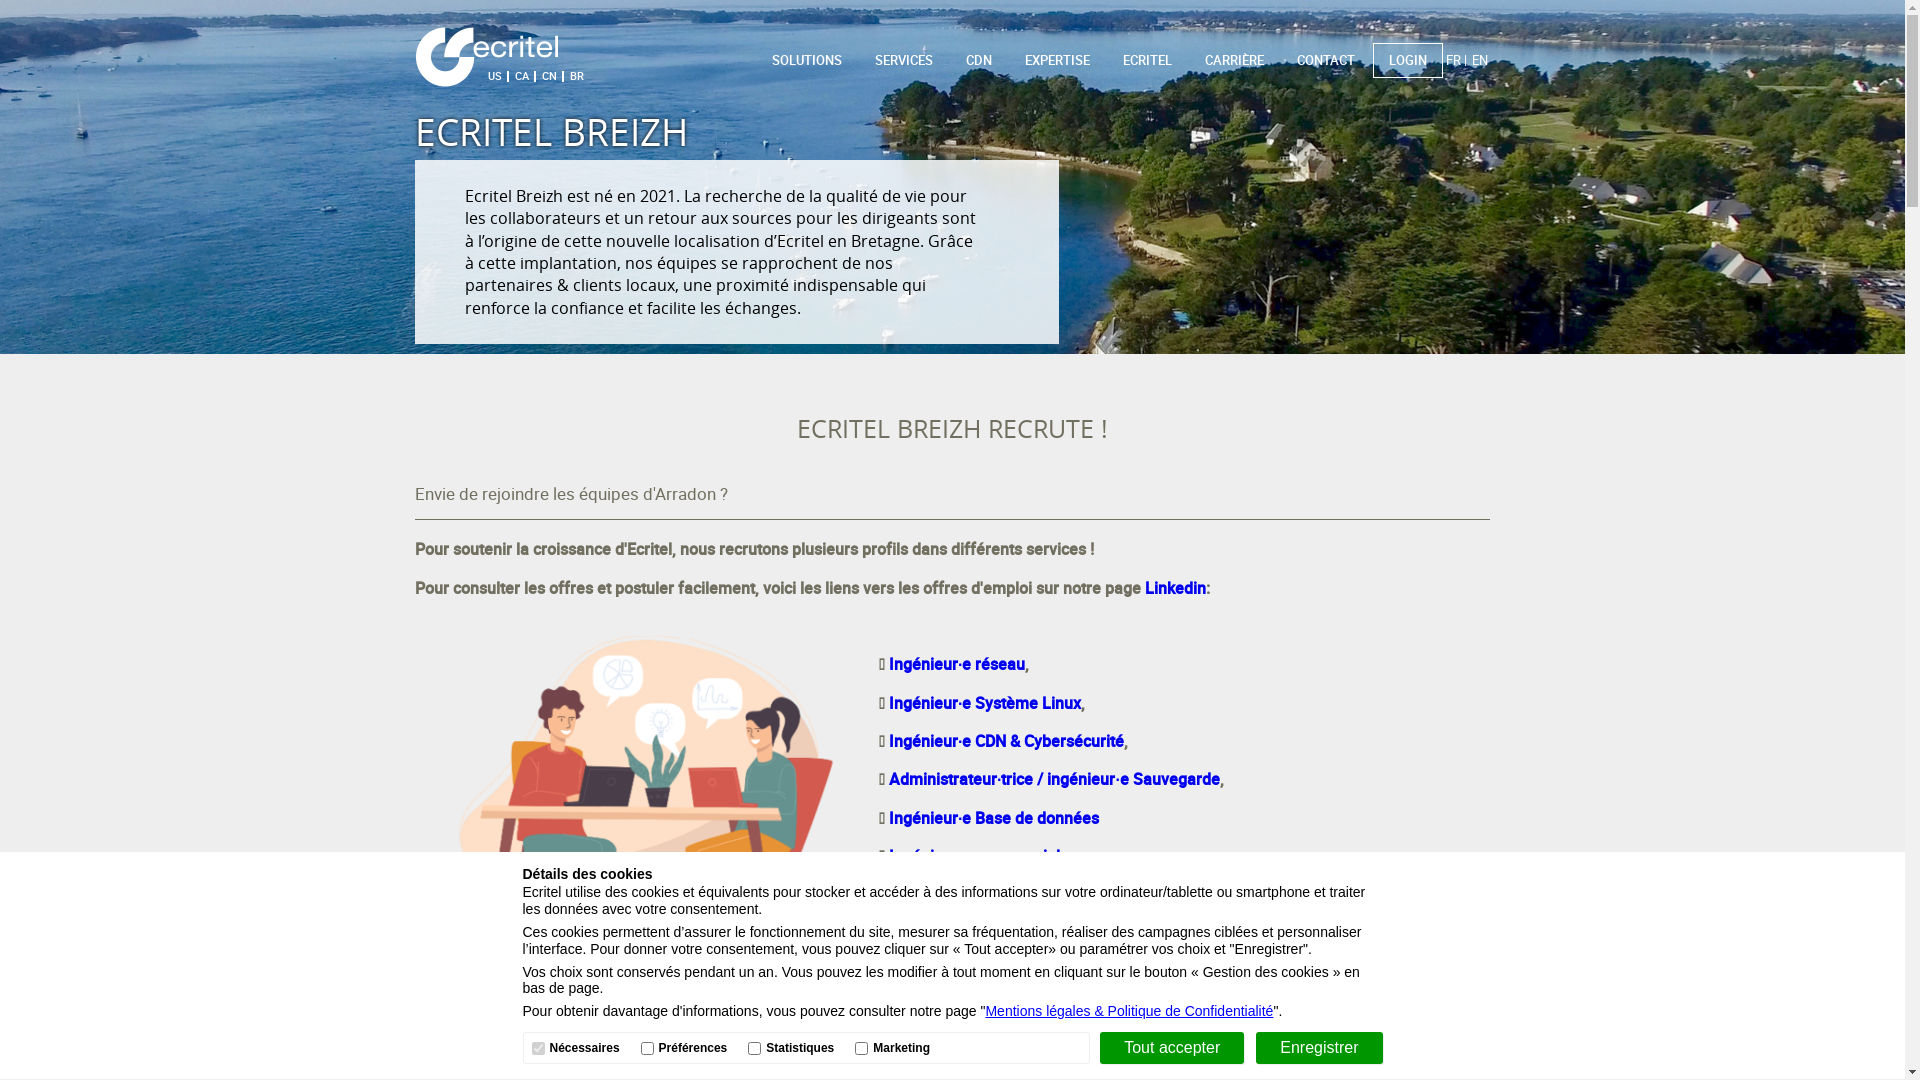  I want to click on 'CN', so click(549, 75).